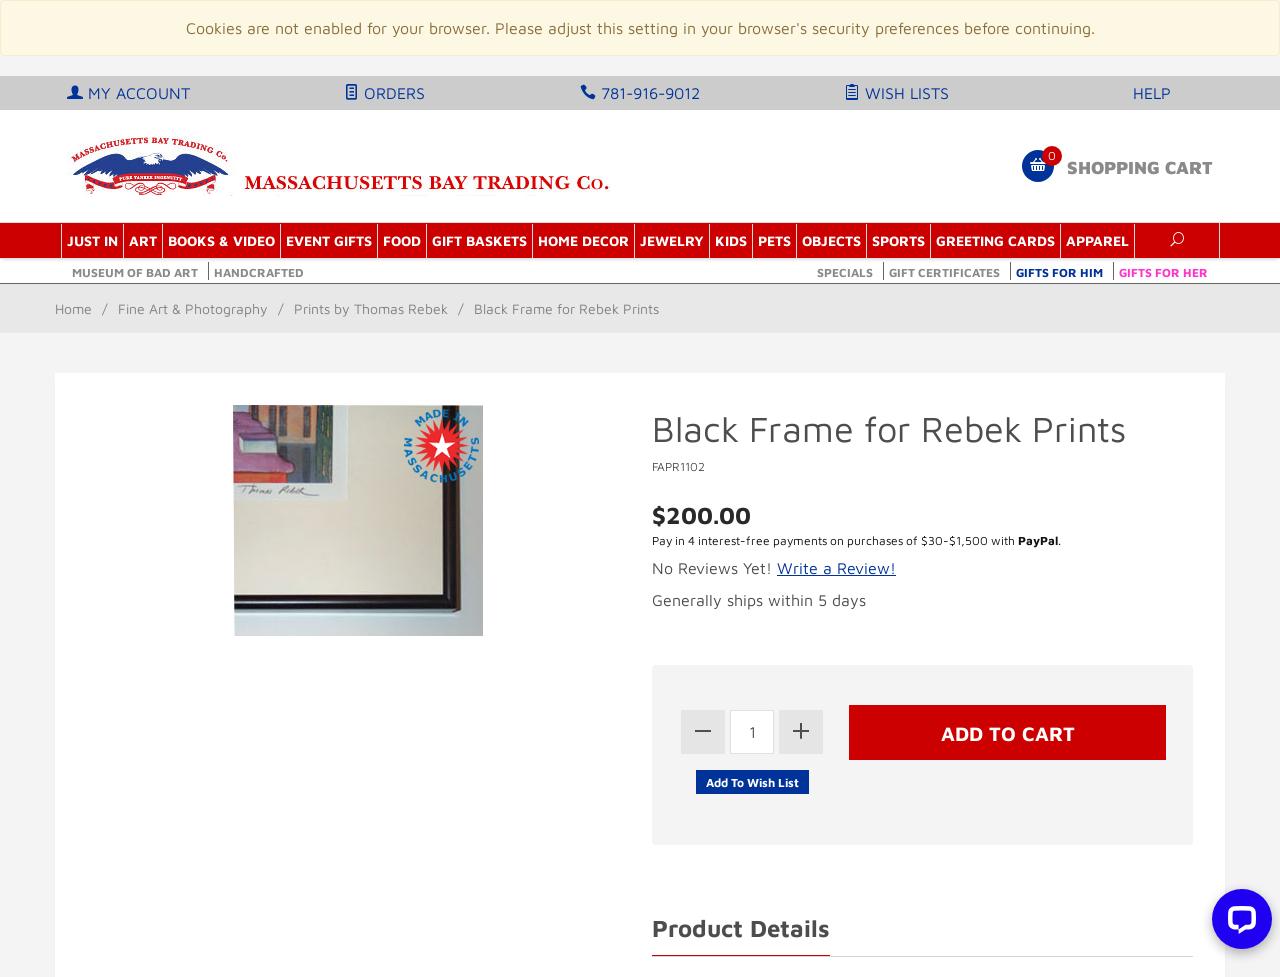 The height and width of the screenshot is (977, 1280). What do you see at coordinates (400, 239) in the screenshot?
I see `'Food'` at bounding box center [400, 239].